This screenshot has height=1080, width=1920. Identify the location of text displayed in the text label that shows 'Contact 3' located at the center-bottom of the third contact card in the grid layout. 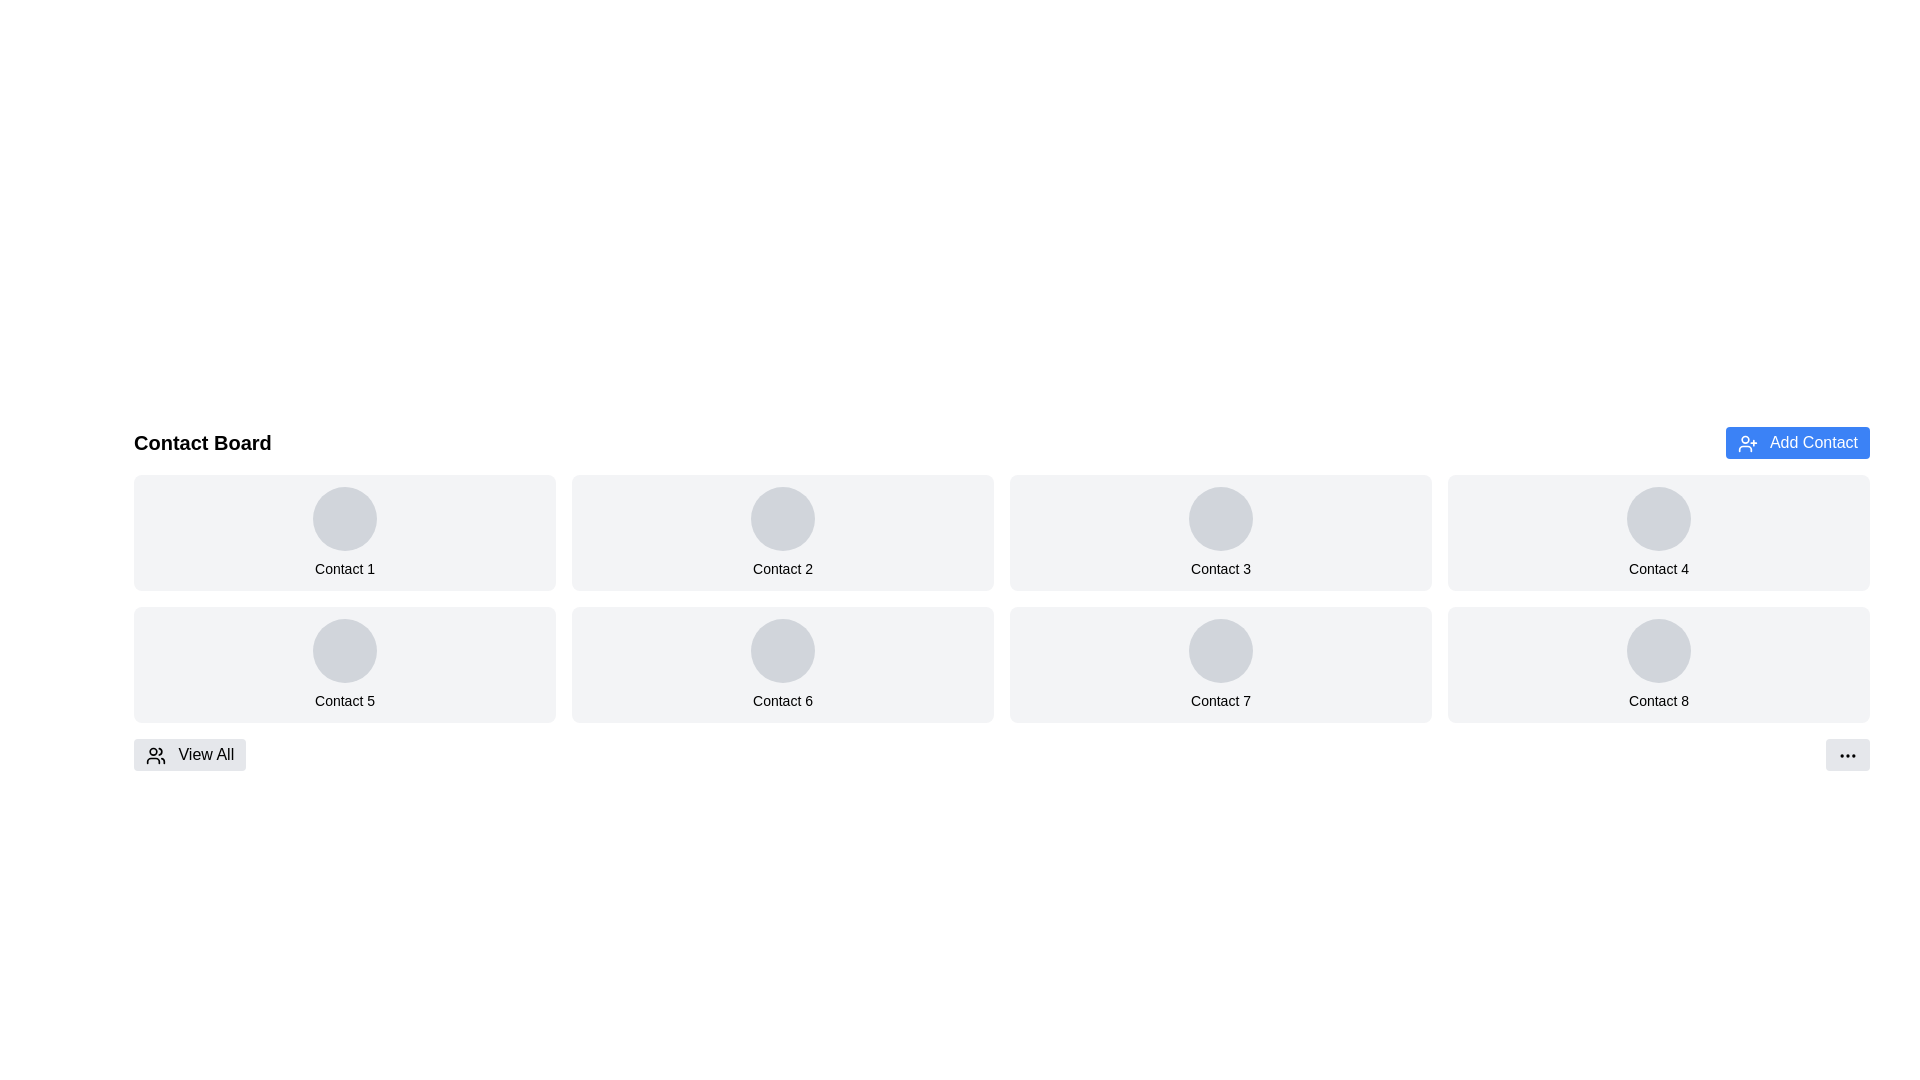
(1219, 569).